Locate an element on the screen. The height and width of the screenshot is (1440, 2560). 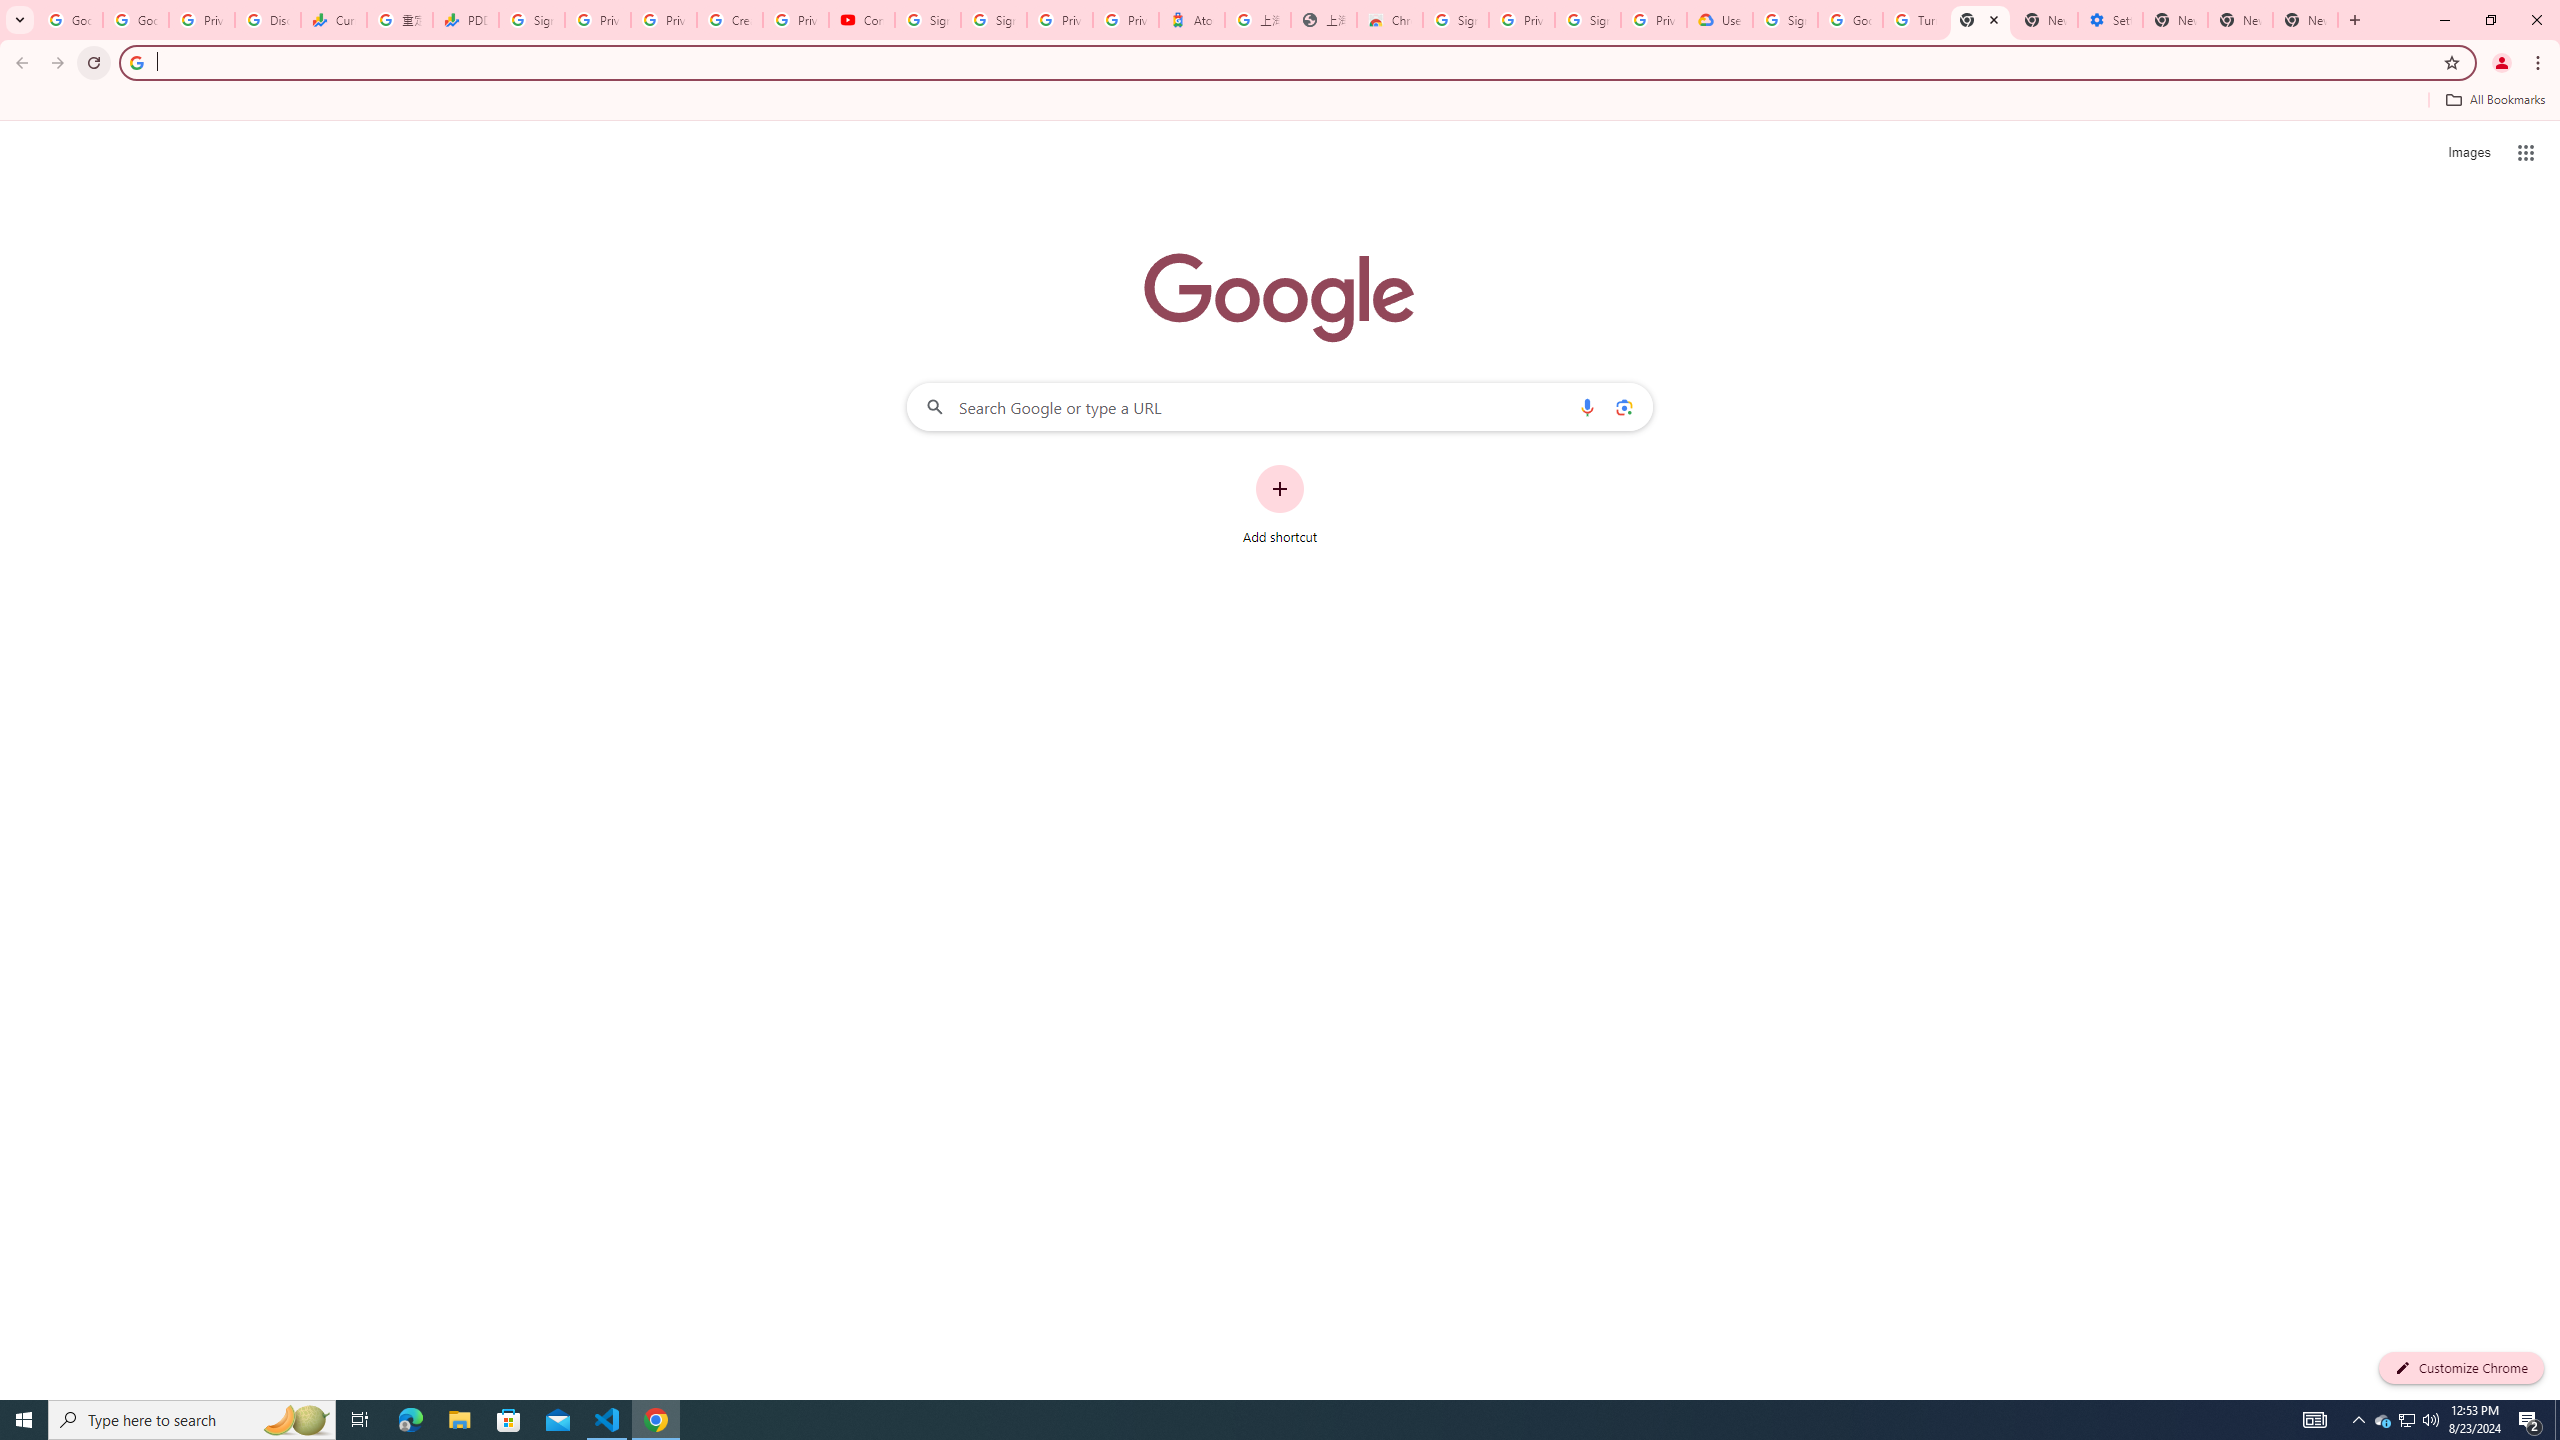
'Chrome Web Store - Color themes by Chrome' is located at coordinates (1390, 19).